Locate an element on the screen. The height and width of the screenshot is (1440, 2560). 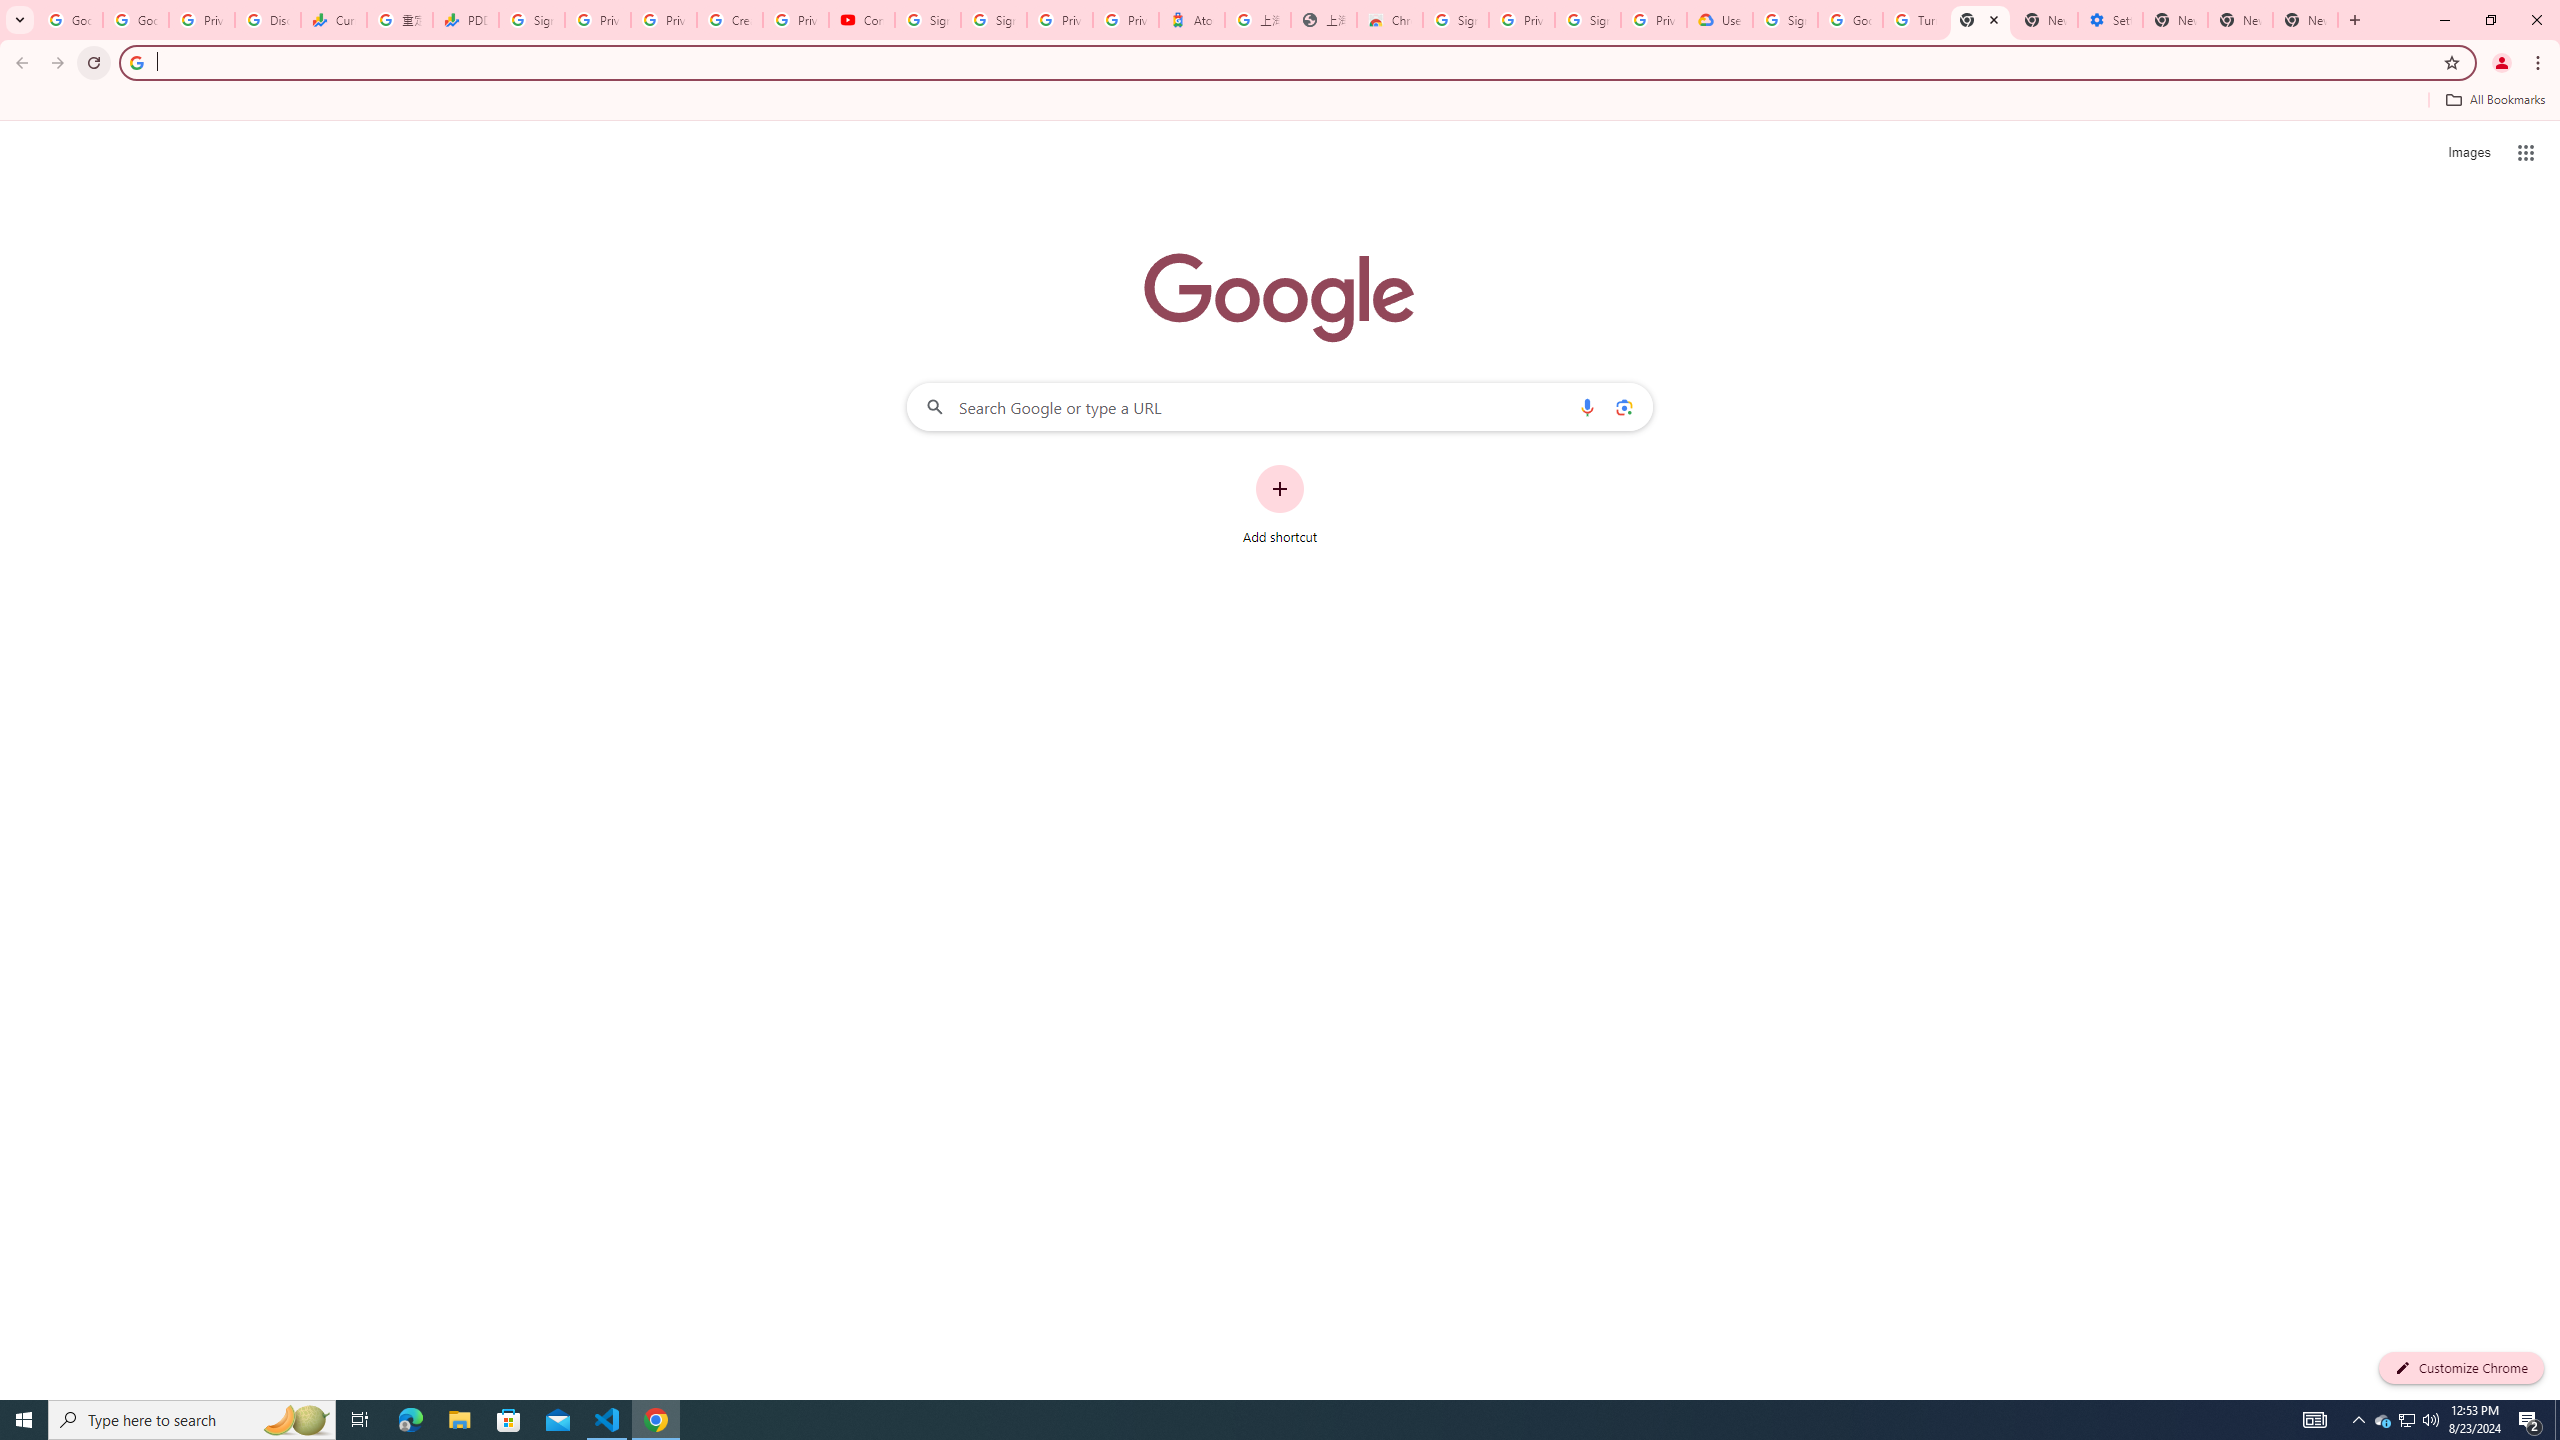
'Chrome Web Store - Color themes by Chrome' is located at coordinates (1390, 19).